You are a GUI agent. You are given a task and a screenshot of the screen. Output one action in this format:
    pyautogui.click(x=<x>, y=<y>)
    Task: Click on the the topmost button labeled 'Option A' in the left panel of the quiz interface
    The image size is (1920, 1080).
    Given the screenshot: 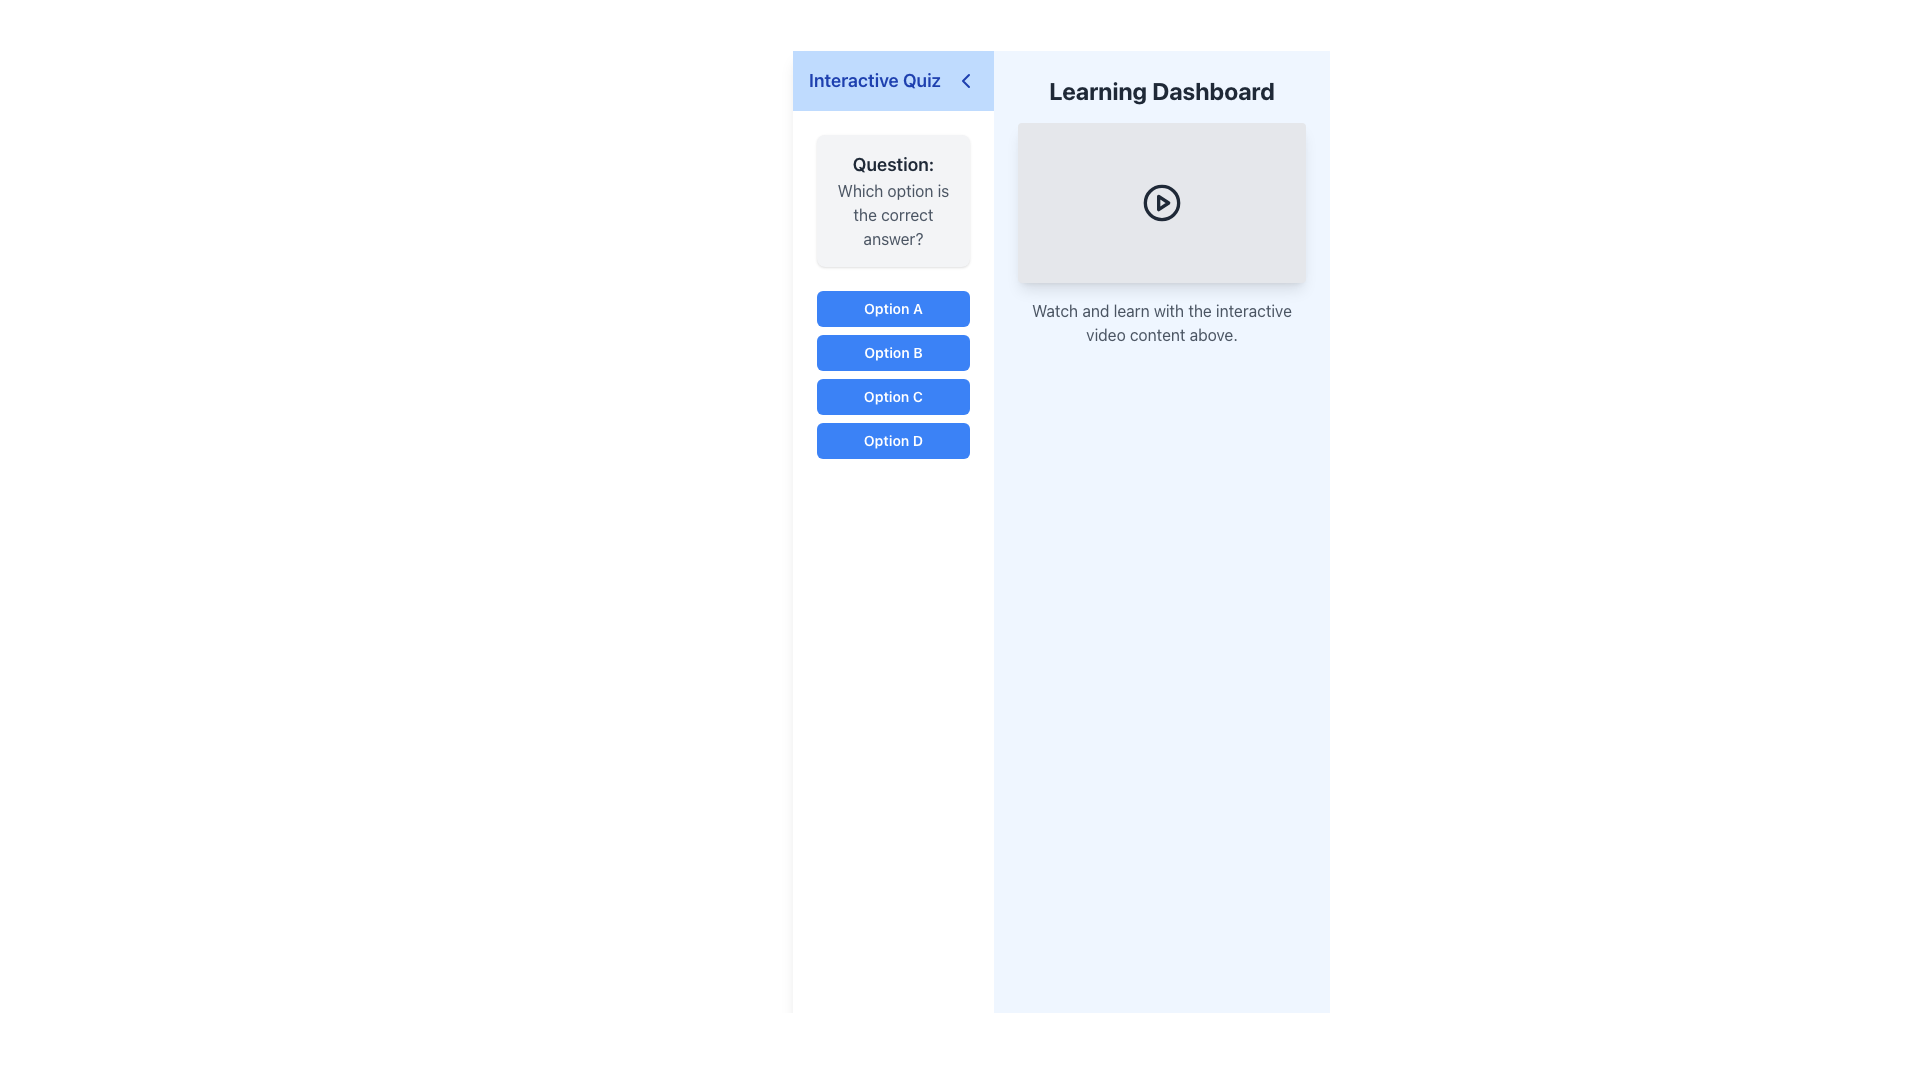 What is the action you would take?
    pyautogui.click(x=892, y=308)
    